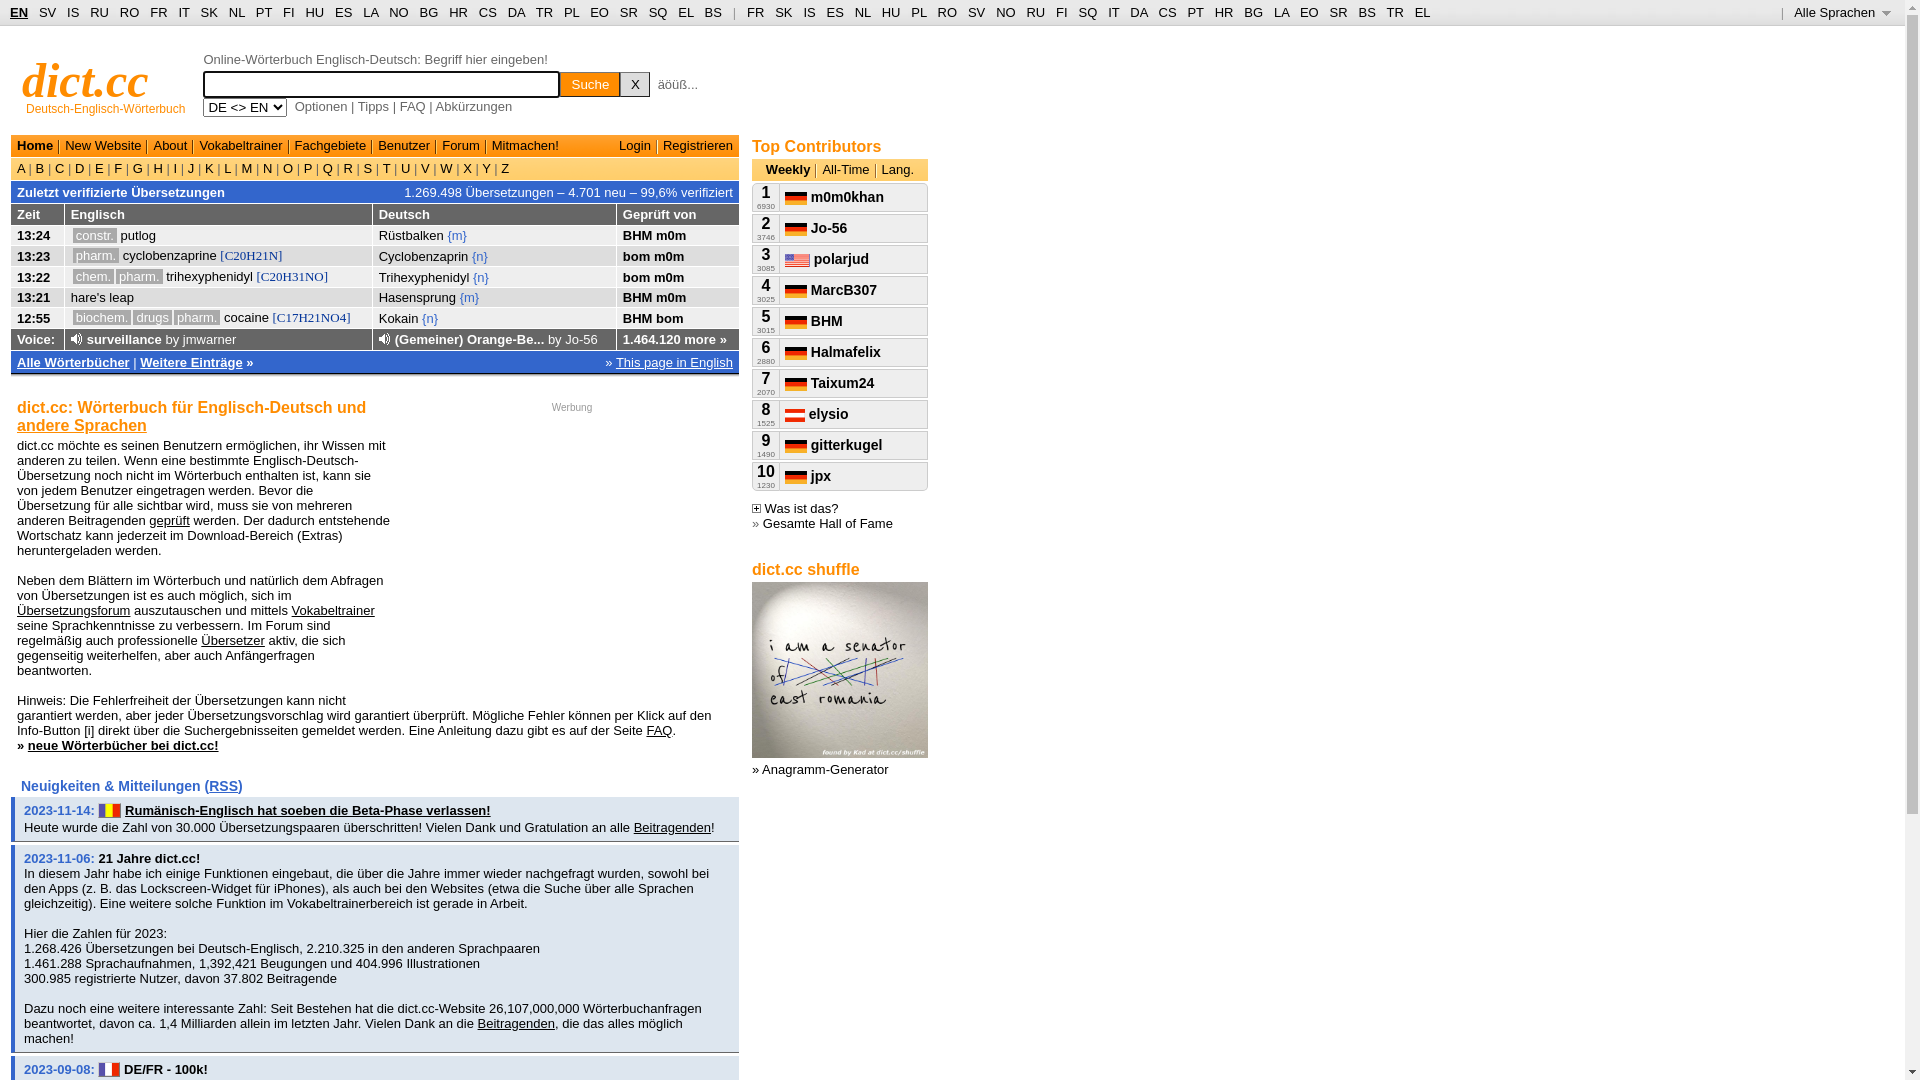 The width and height of the screenshot is (1920, 1080). What do you see at coordinates (658, 12) in the screenshot?
I see `'SQ'` at bounding box center [658, 12].